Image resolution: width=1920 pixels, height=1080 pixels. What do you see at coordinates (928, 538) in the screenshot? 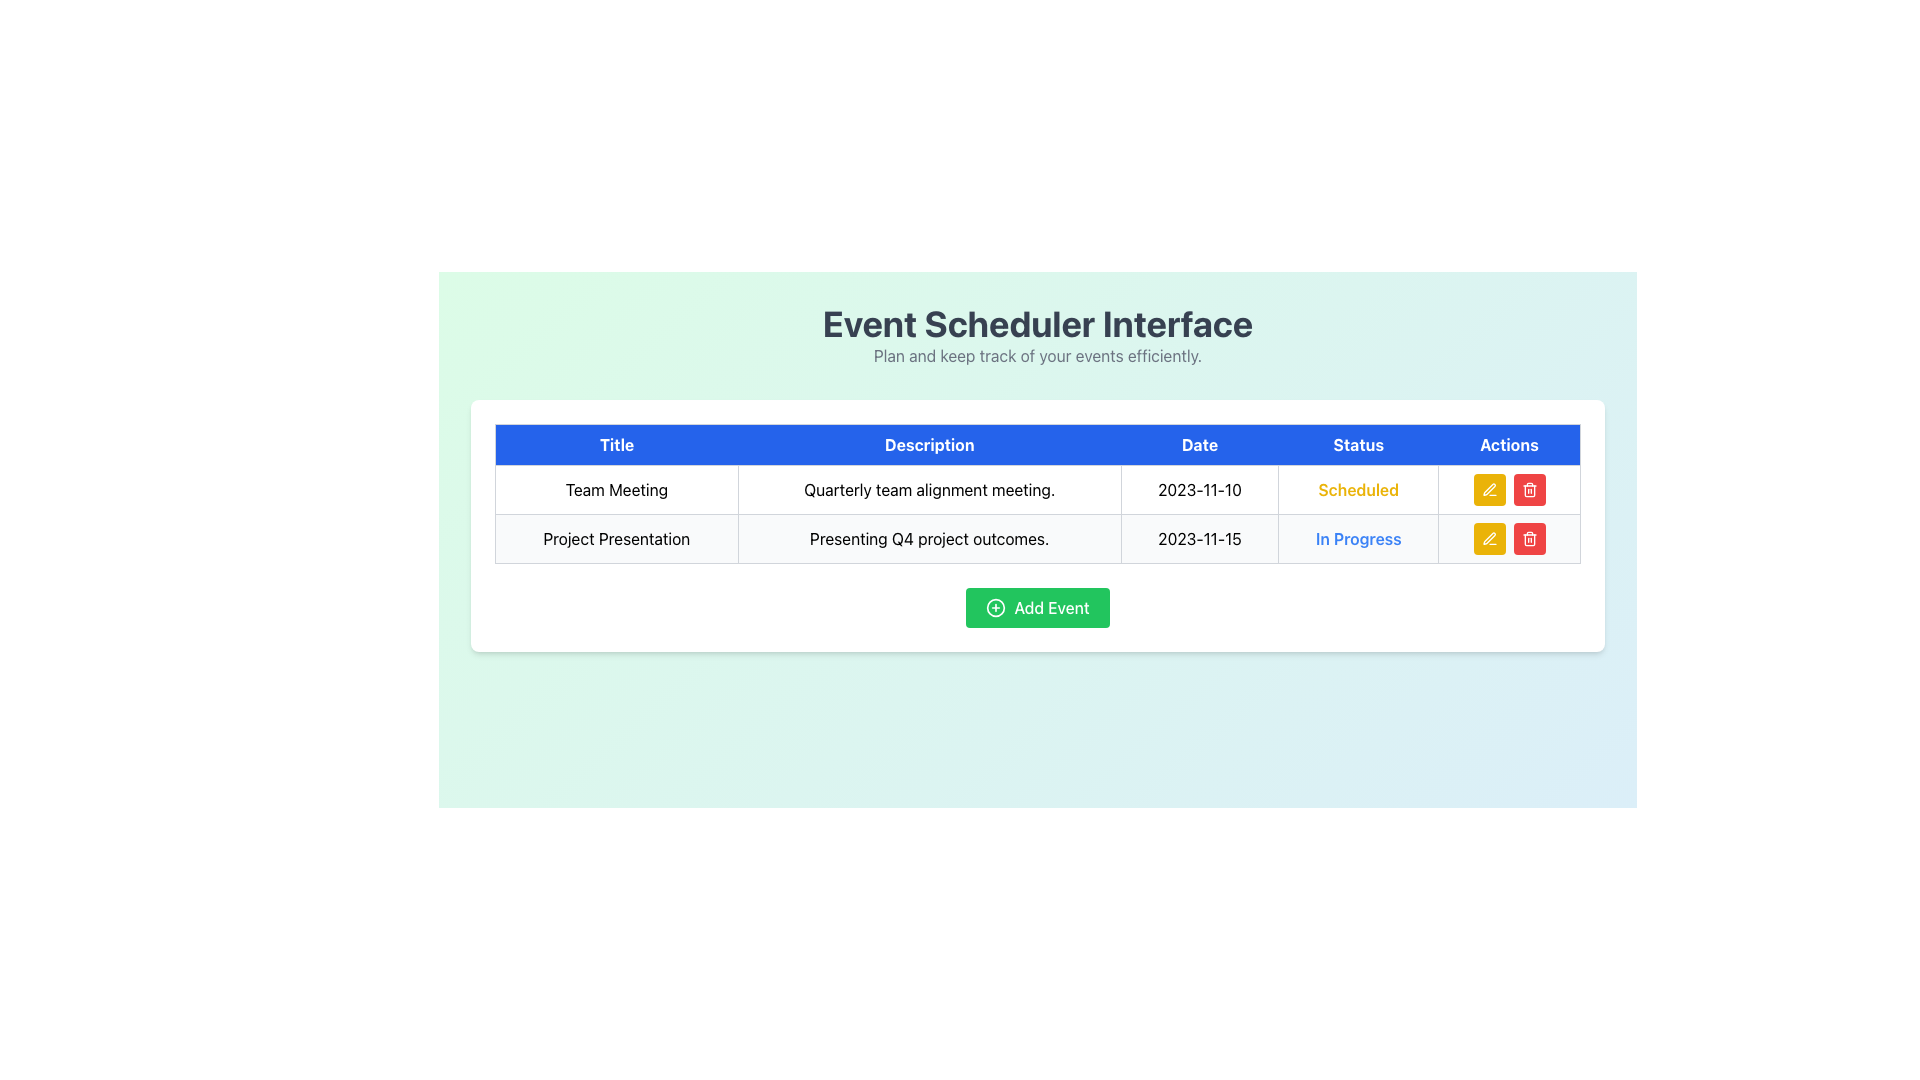
I see `the descriptive text in the 'Description' column of the table that is adjacent to 'Project Presentation'` at bounding box center [928, 538].